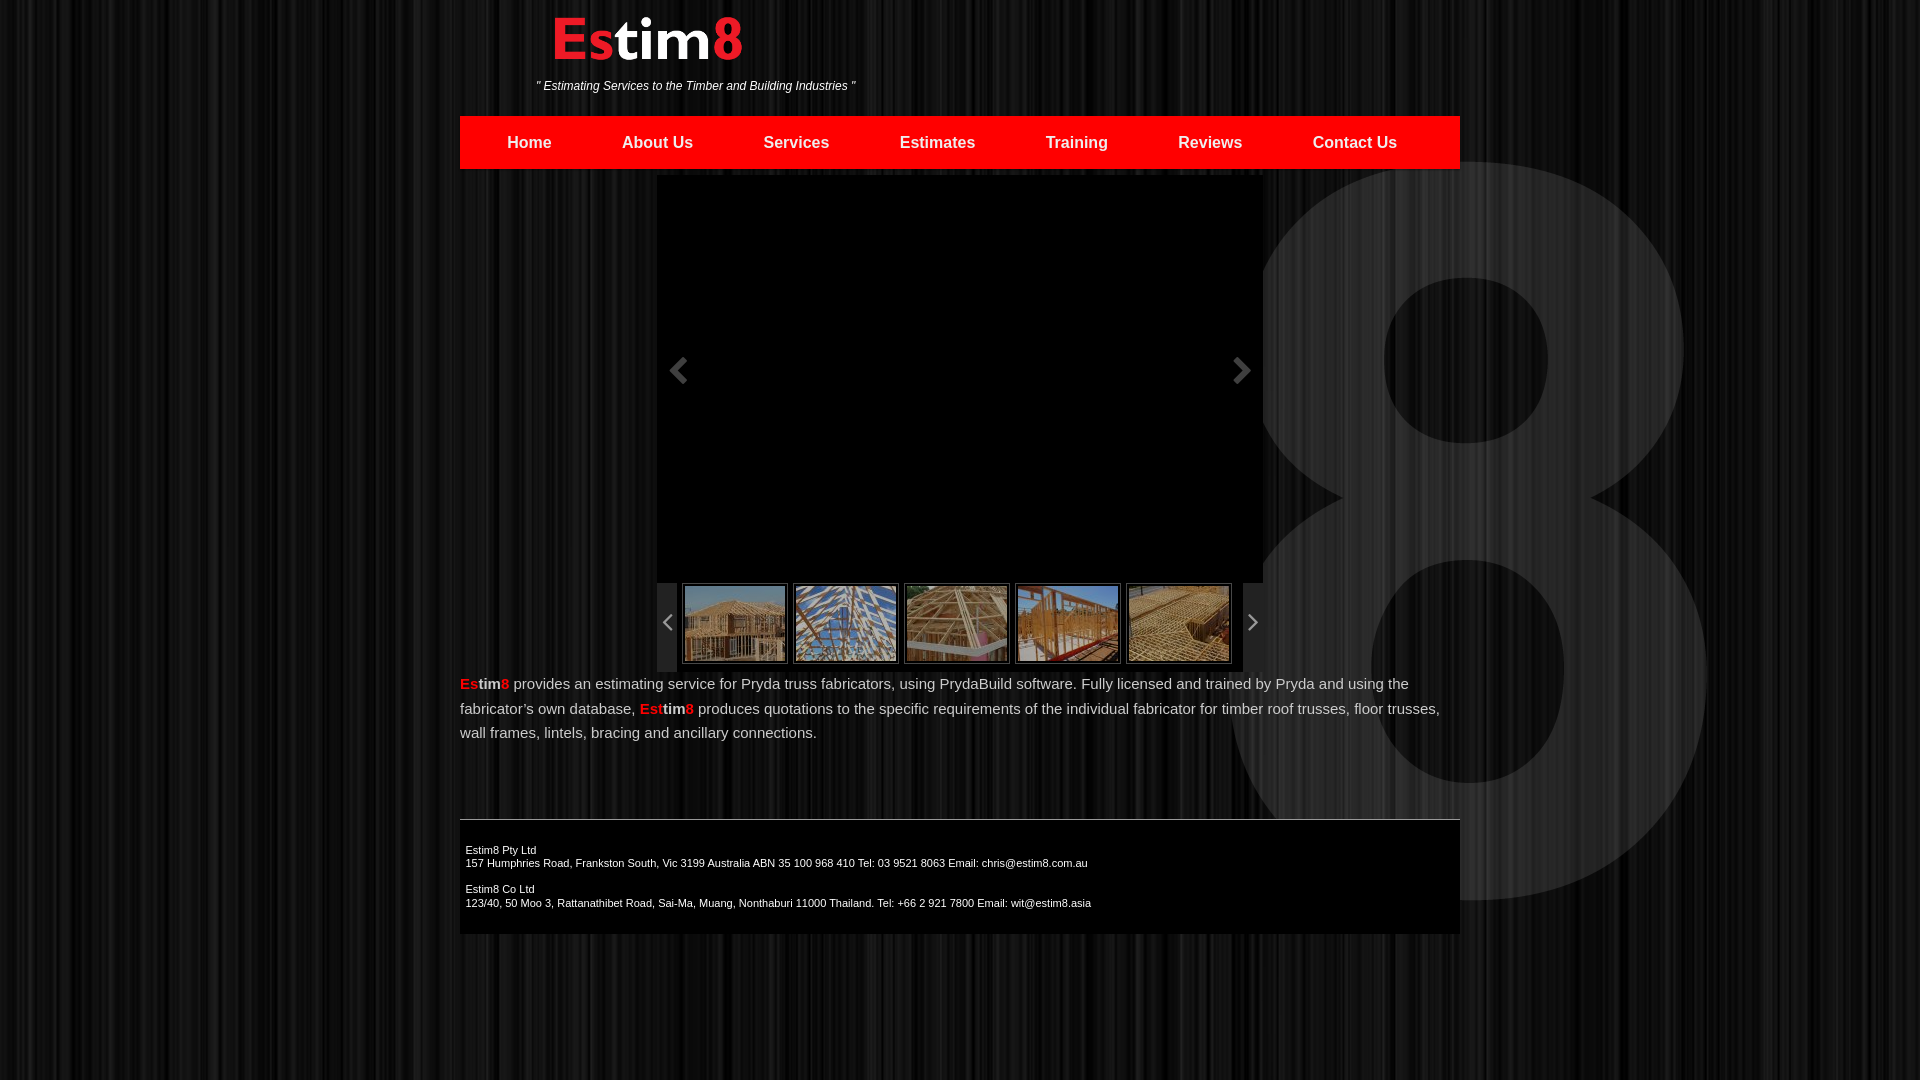 This screenshot has width=1920, height=1080. Describe the element at coordinates (667, 626) in the screenshot. I see `'Slide Left'` at that location.